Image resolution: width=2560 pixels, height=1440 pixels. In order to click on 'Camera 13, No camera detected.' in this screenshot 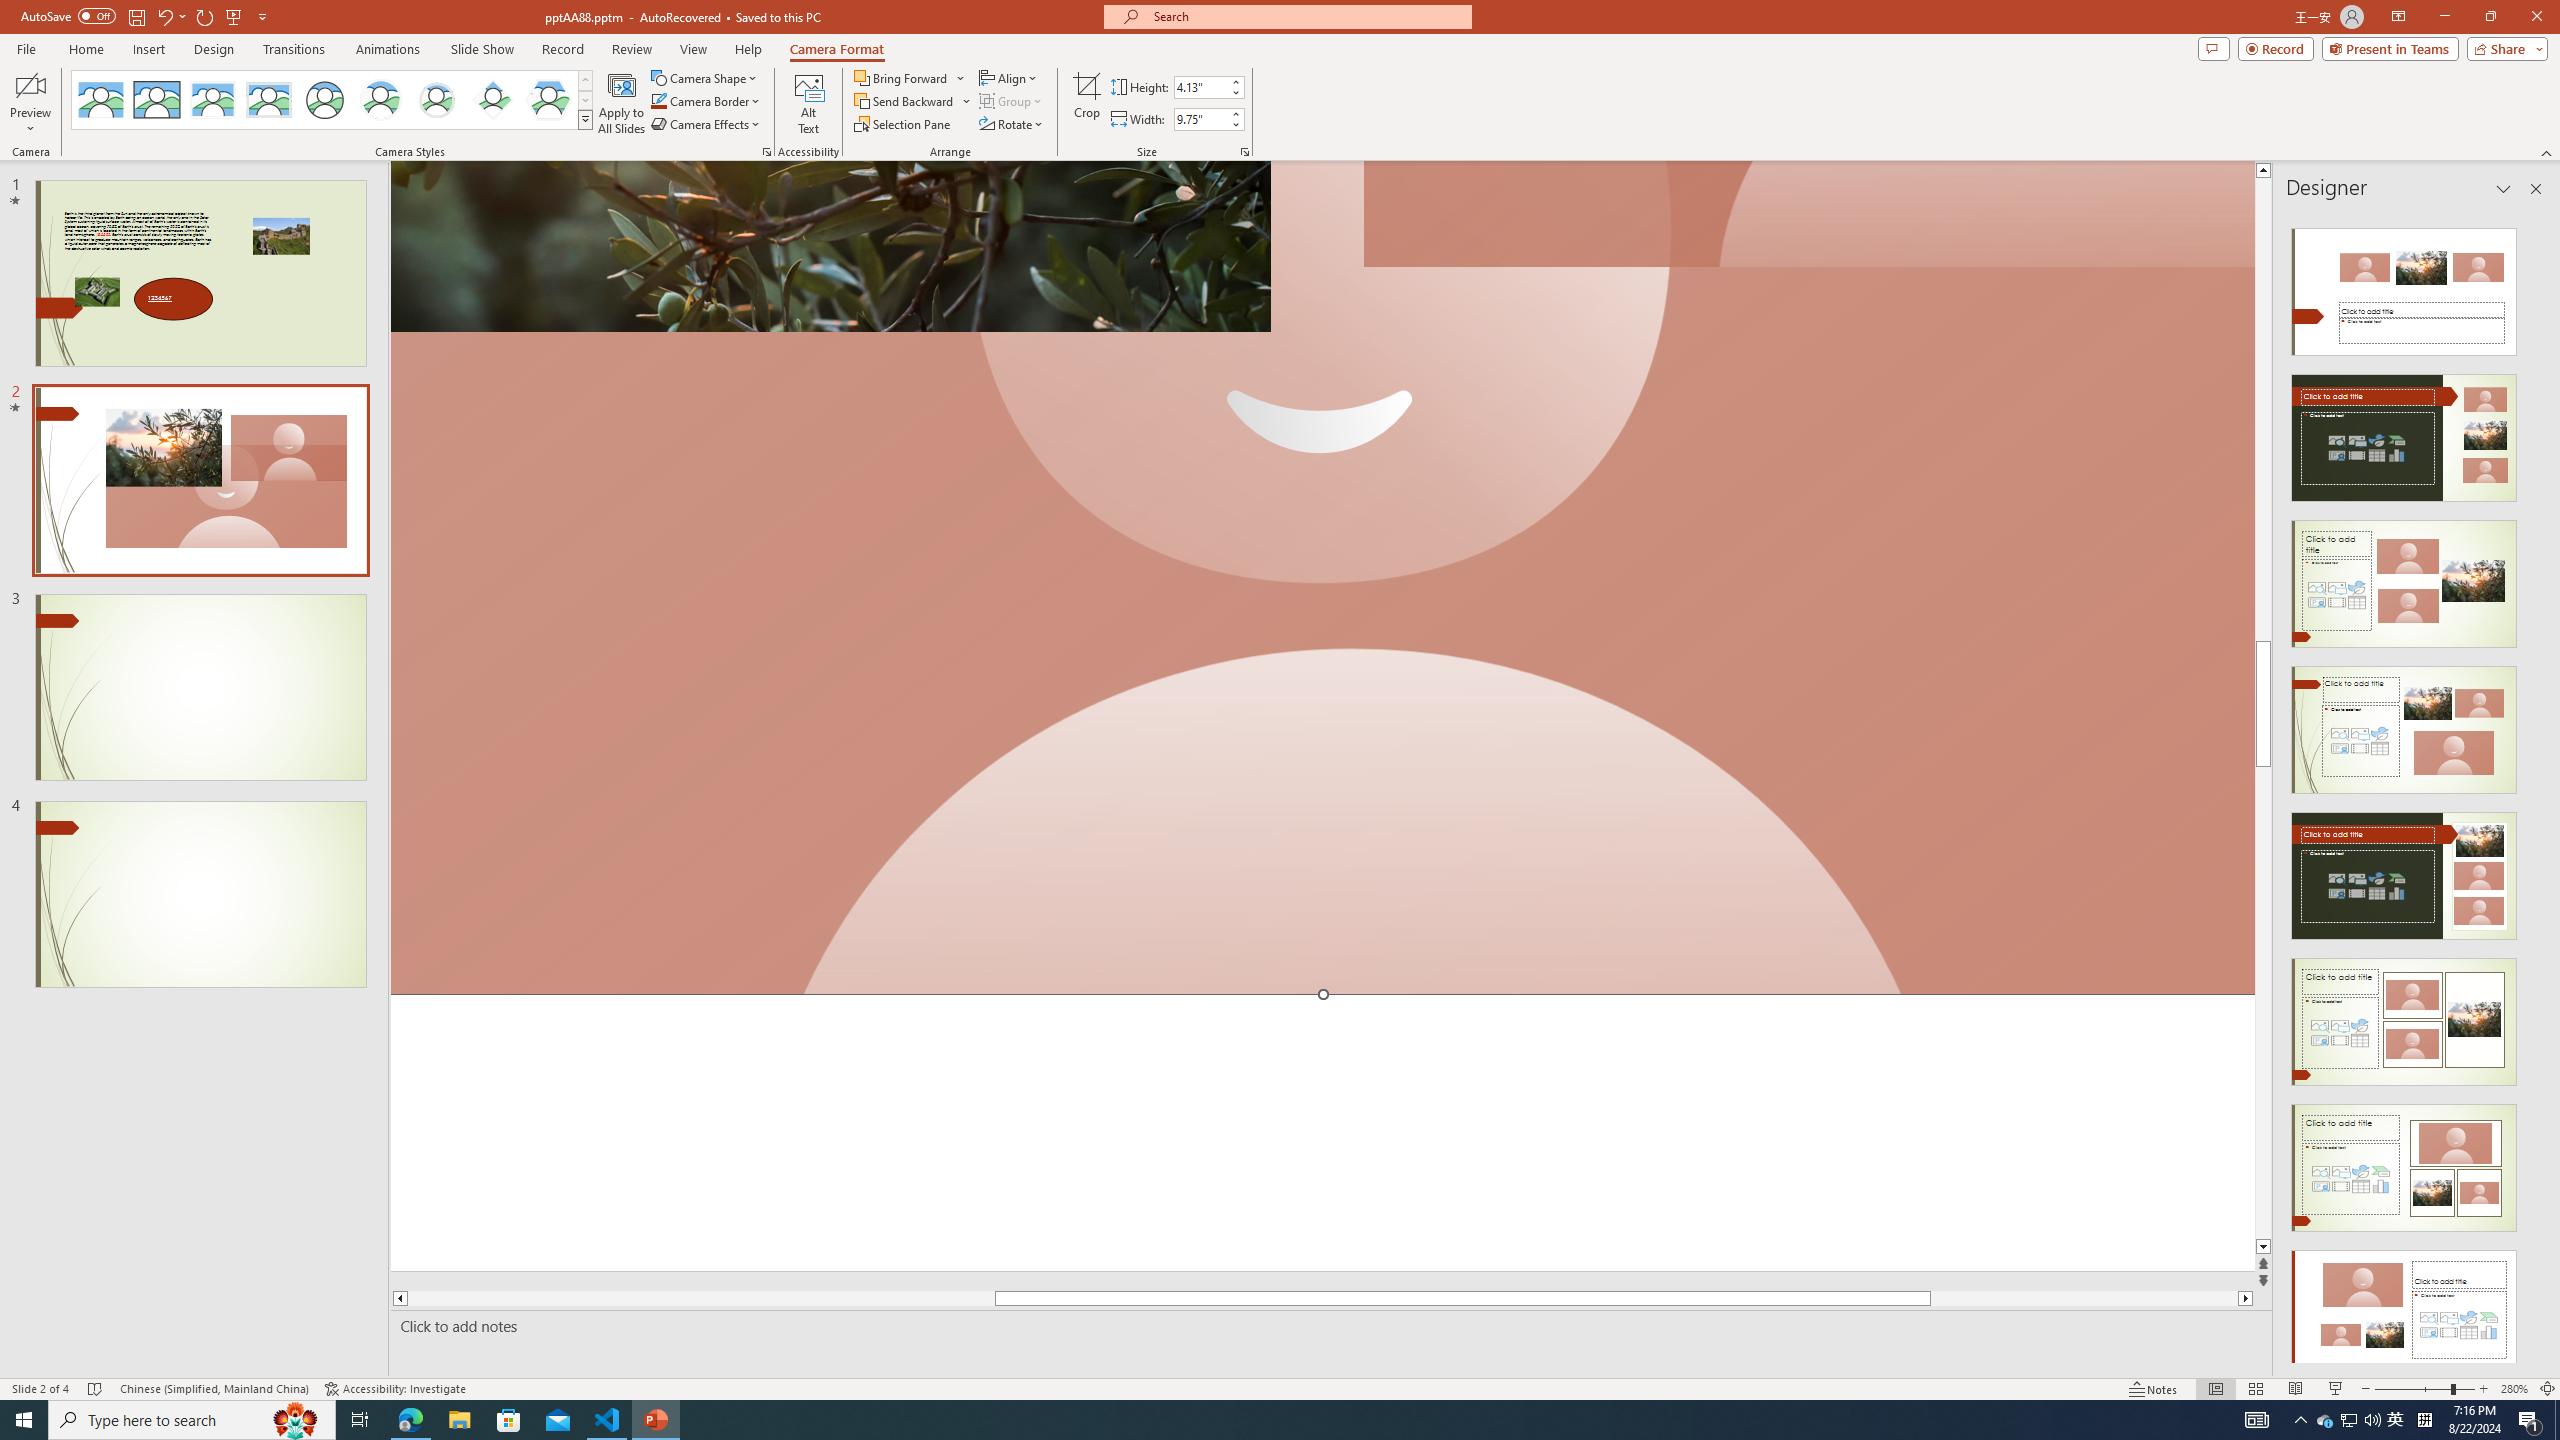, I will do `click(1322, 578)`.